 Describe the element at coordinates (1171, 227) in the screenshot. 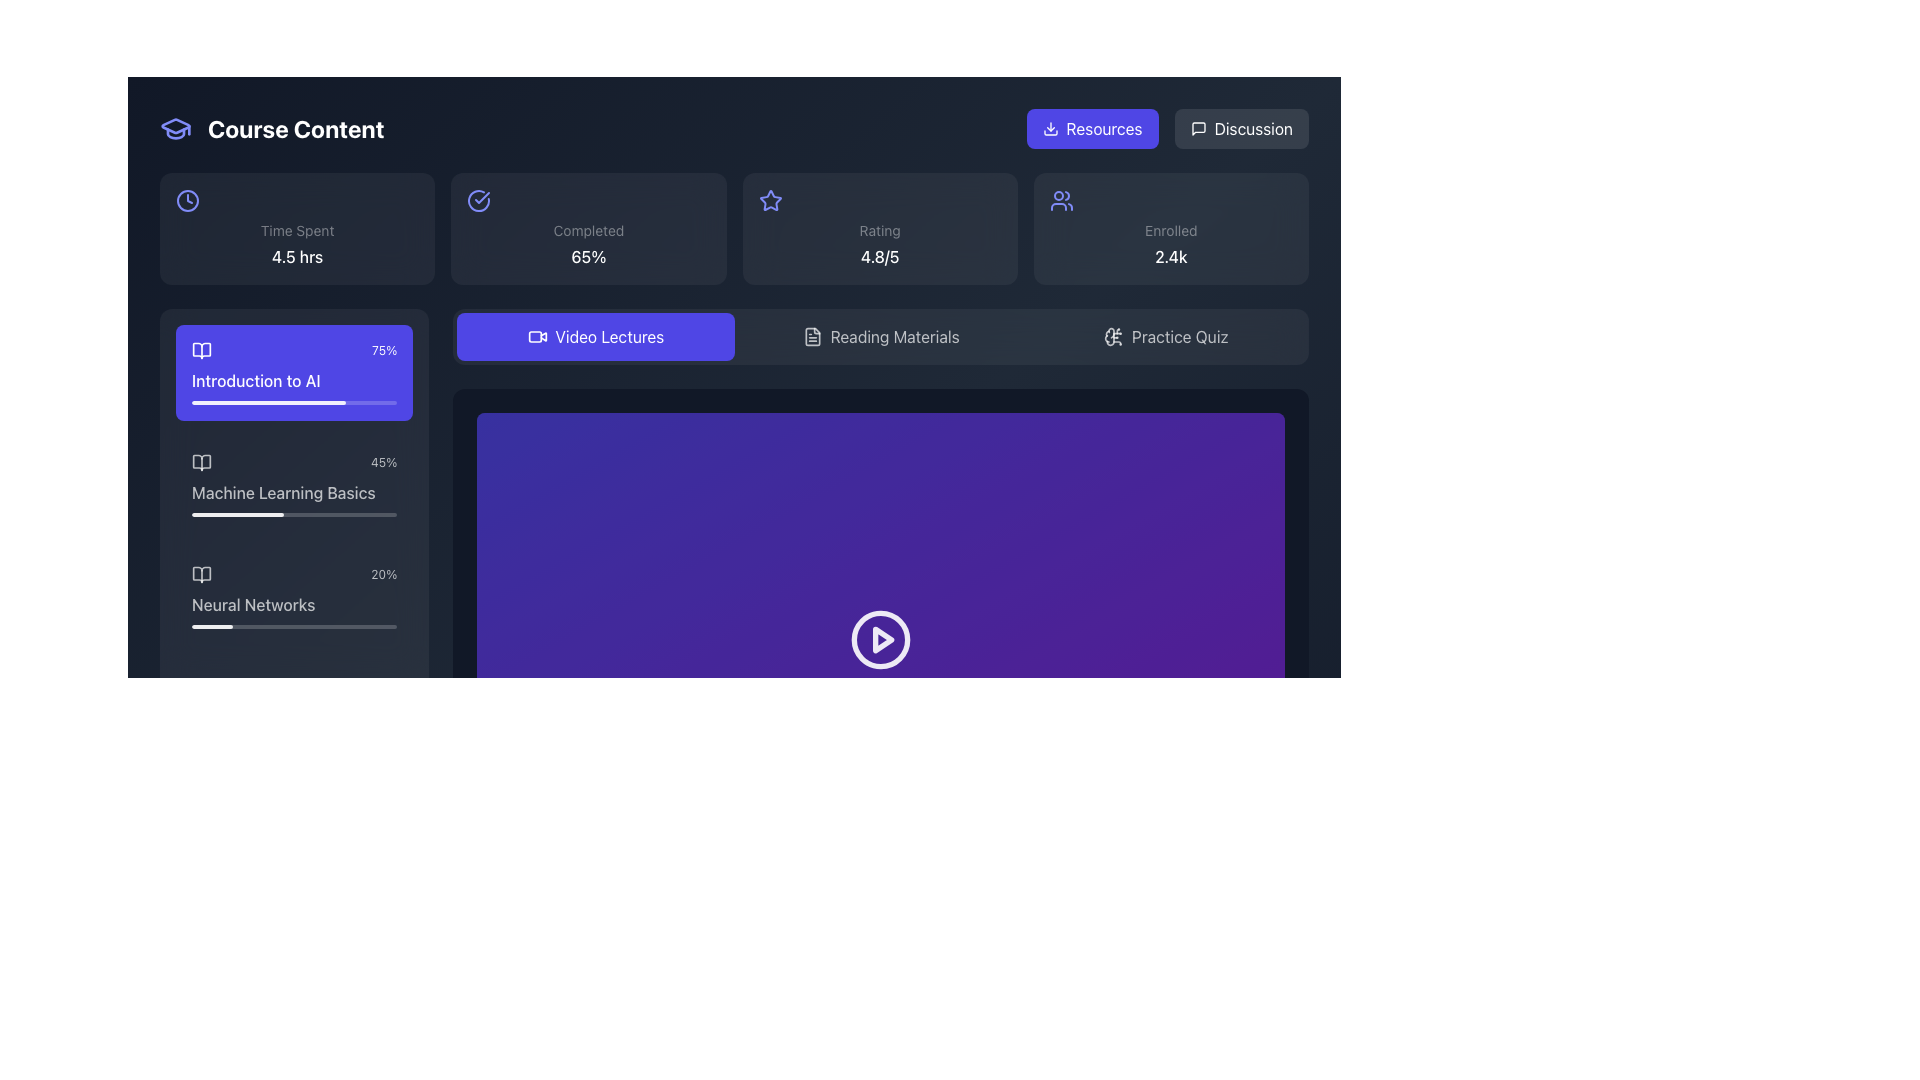

I see `the Information Widget displaying enrollment statistics, located at the top-right corner of a four-column grid, adjacent to the 'Rating' widget` at that location.